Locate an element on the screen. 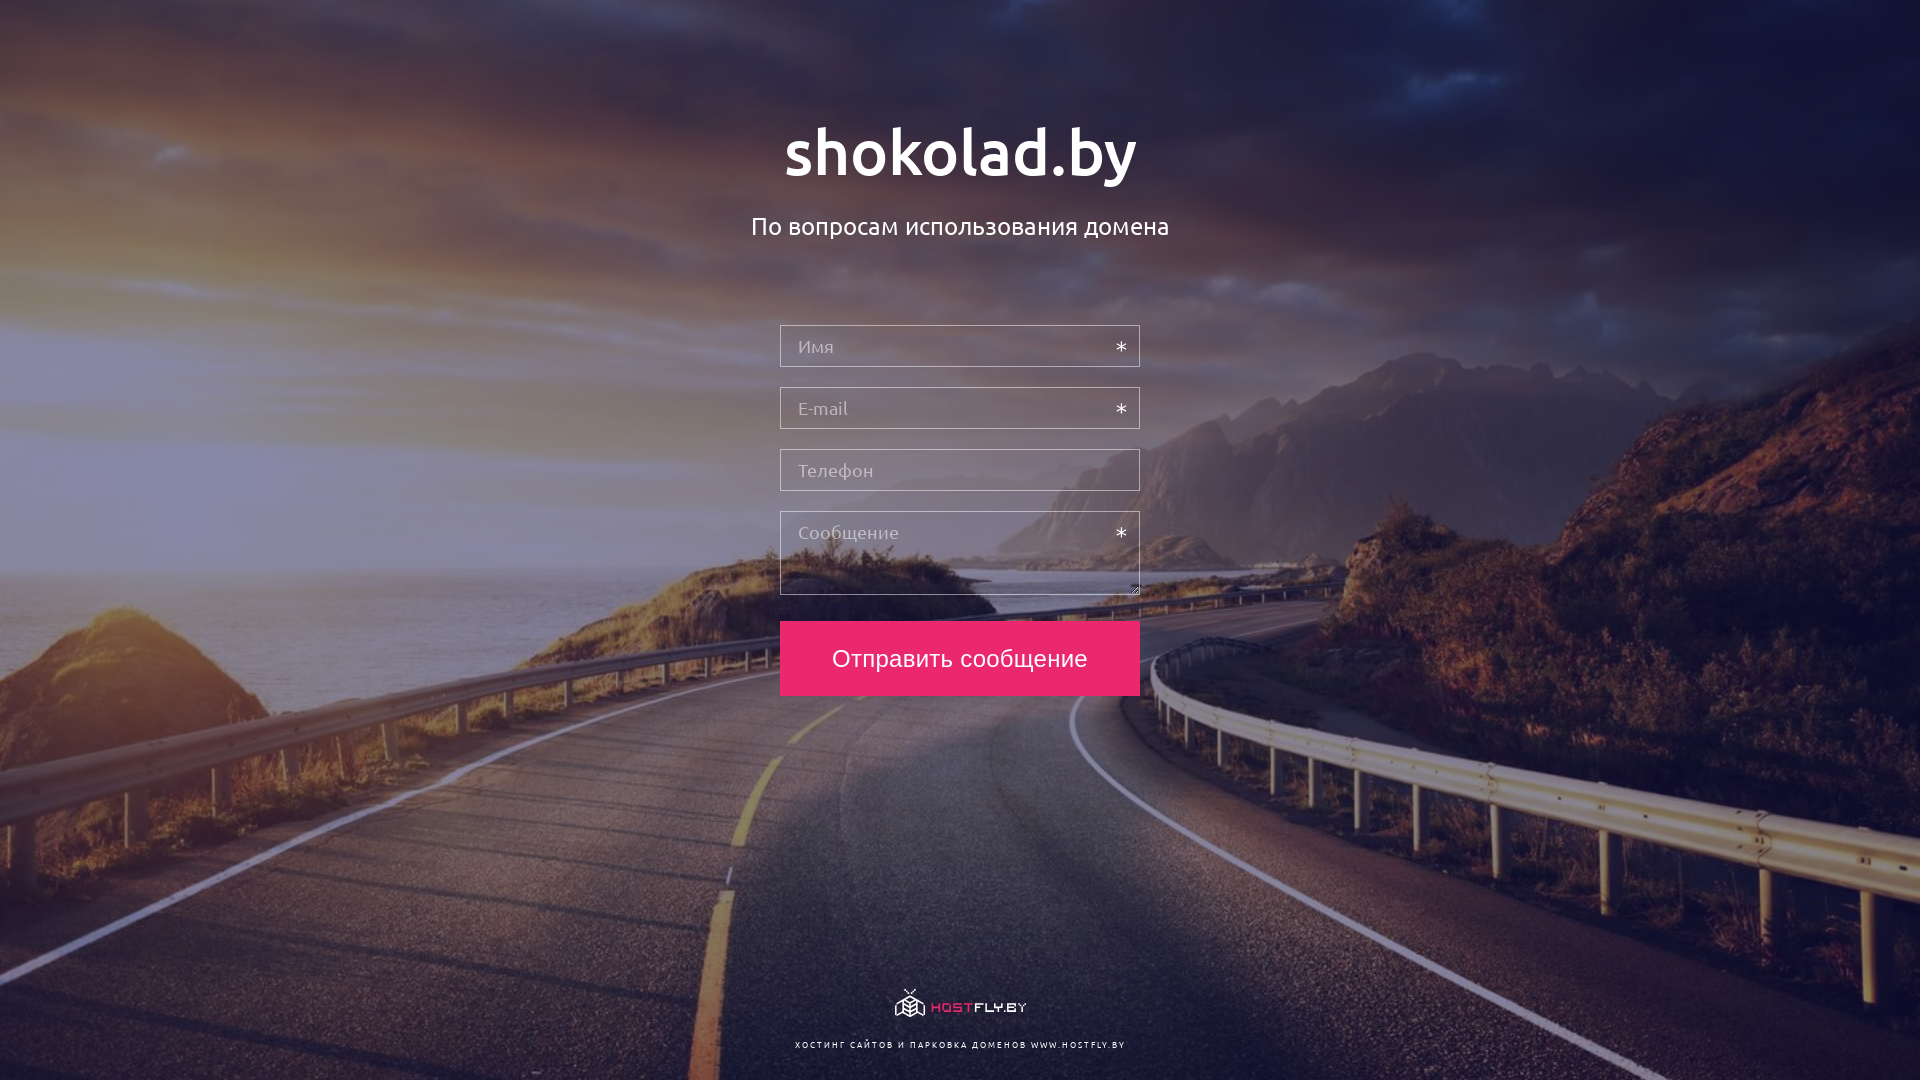 The height and width of the screenshot is (1080, 1920). 'WWW.HOSTFLY.BY' is located at coordinates (1076, 1043).